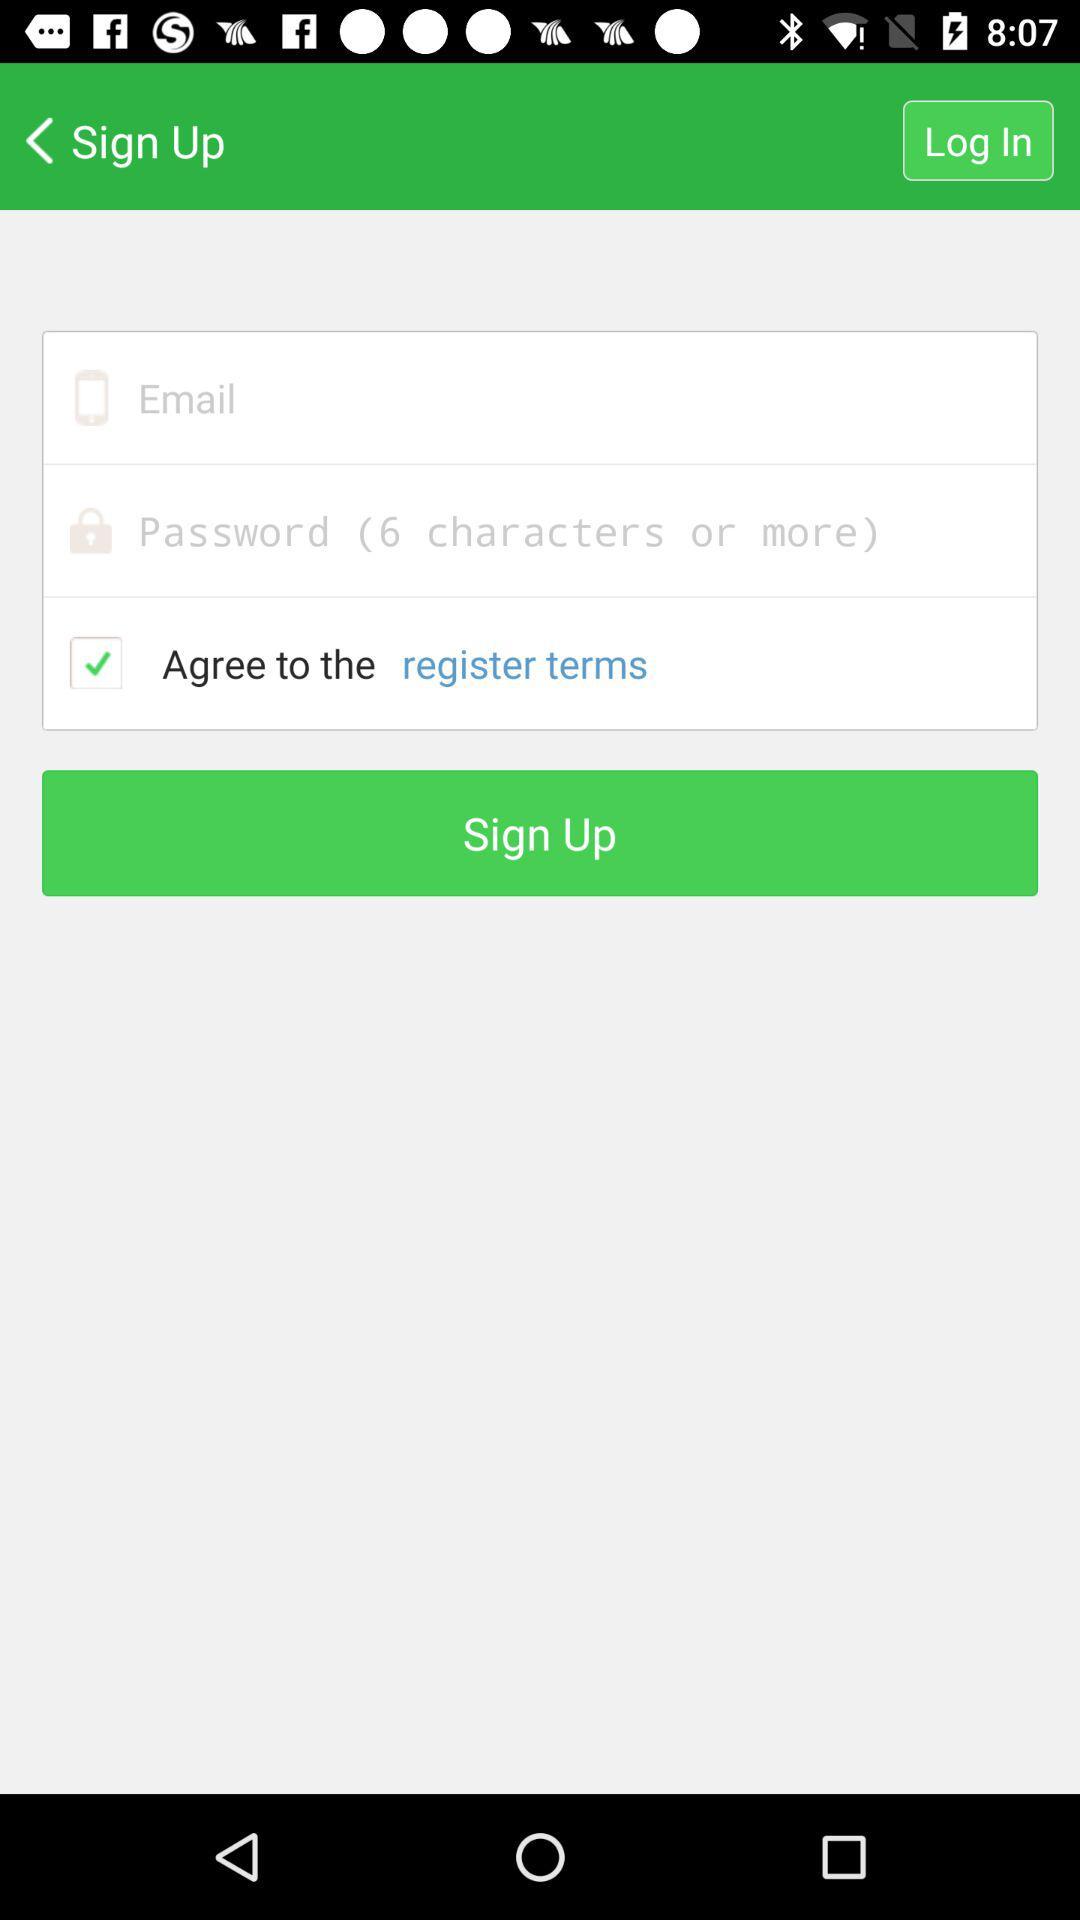  Describe the element at coordinates (96, 662) in the screenshot. I see `agree to the register terms` at that location.